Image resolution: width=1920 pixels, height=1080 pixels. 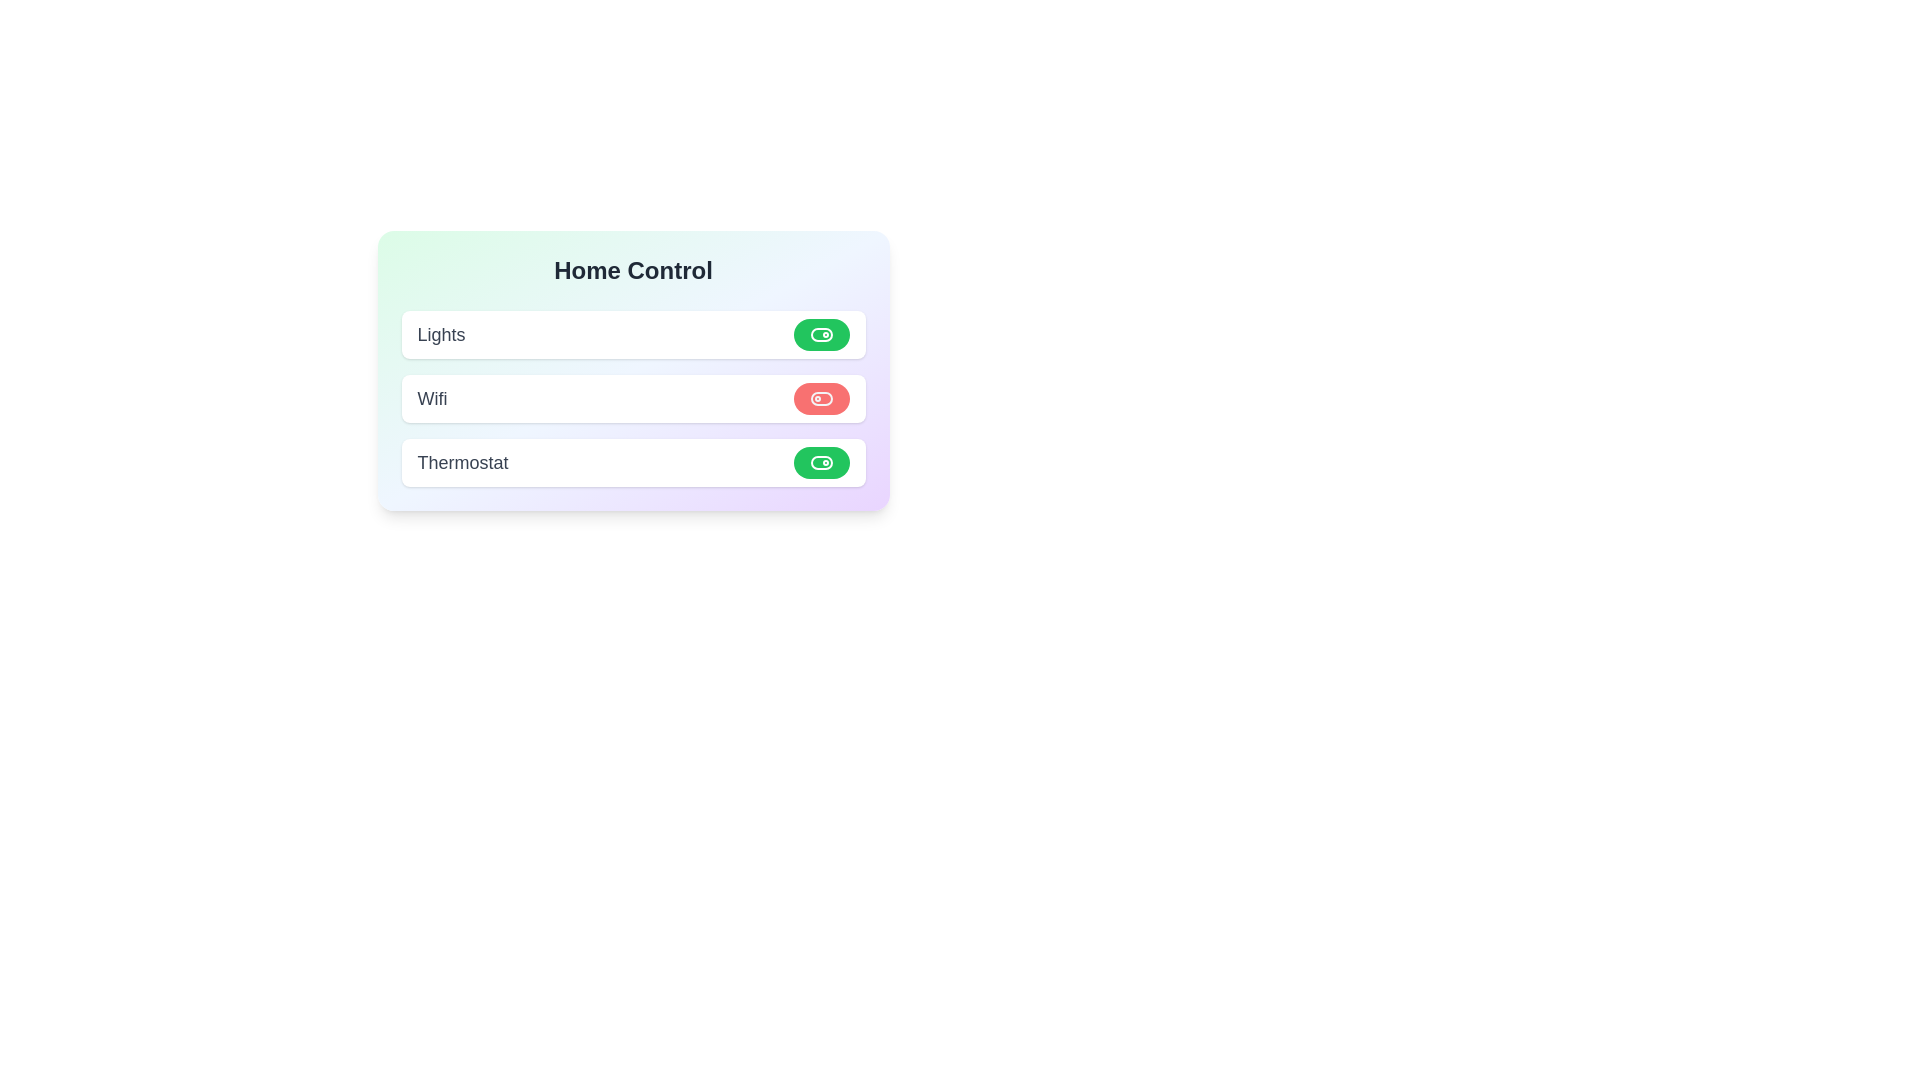 What do you see at coordinates (821, 462) in the screenshot?
I see `the SVG Icon within the Toggle Switch next to the label 'Thermostat' to switch its state` at bounding box center [821, 462].